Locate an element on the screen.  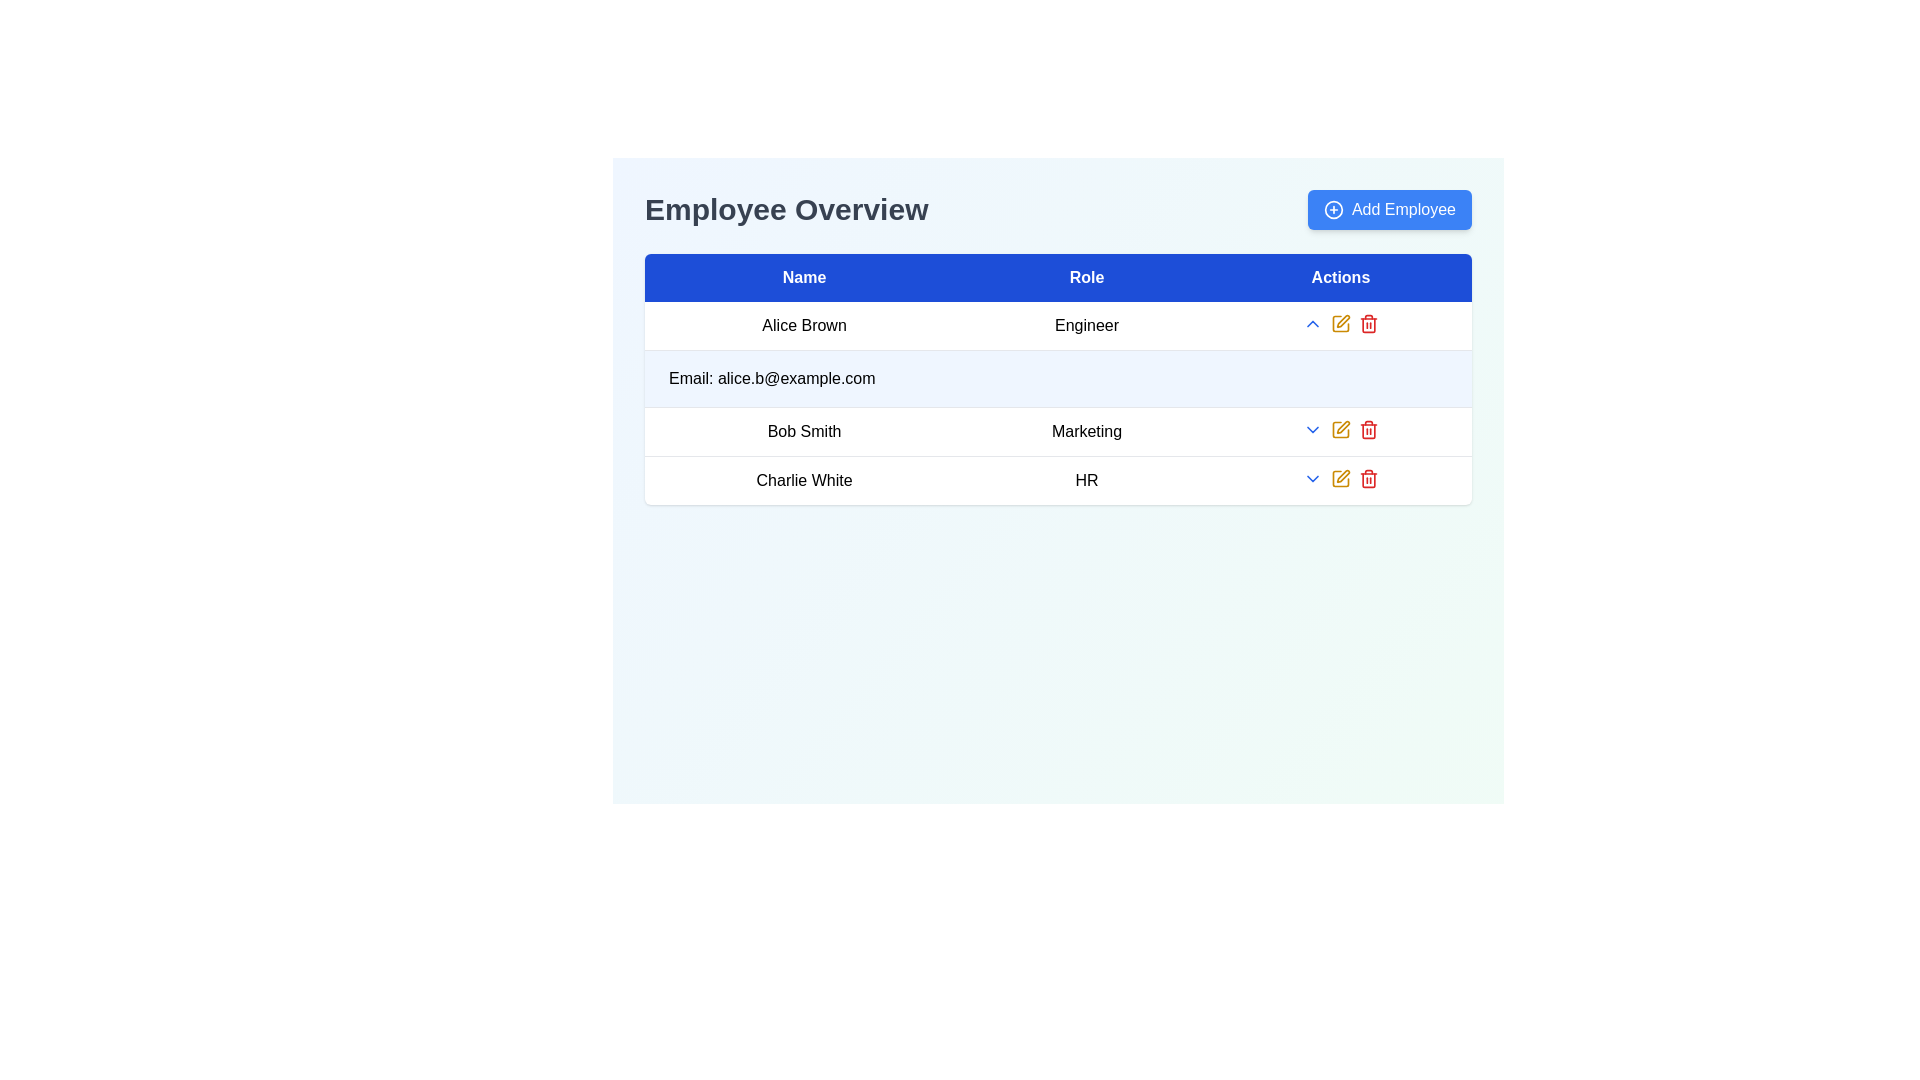
the static text label displaying 'Alice Brown' in the 'Name' column of the table is located at coordinates (804, 325).